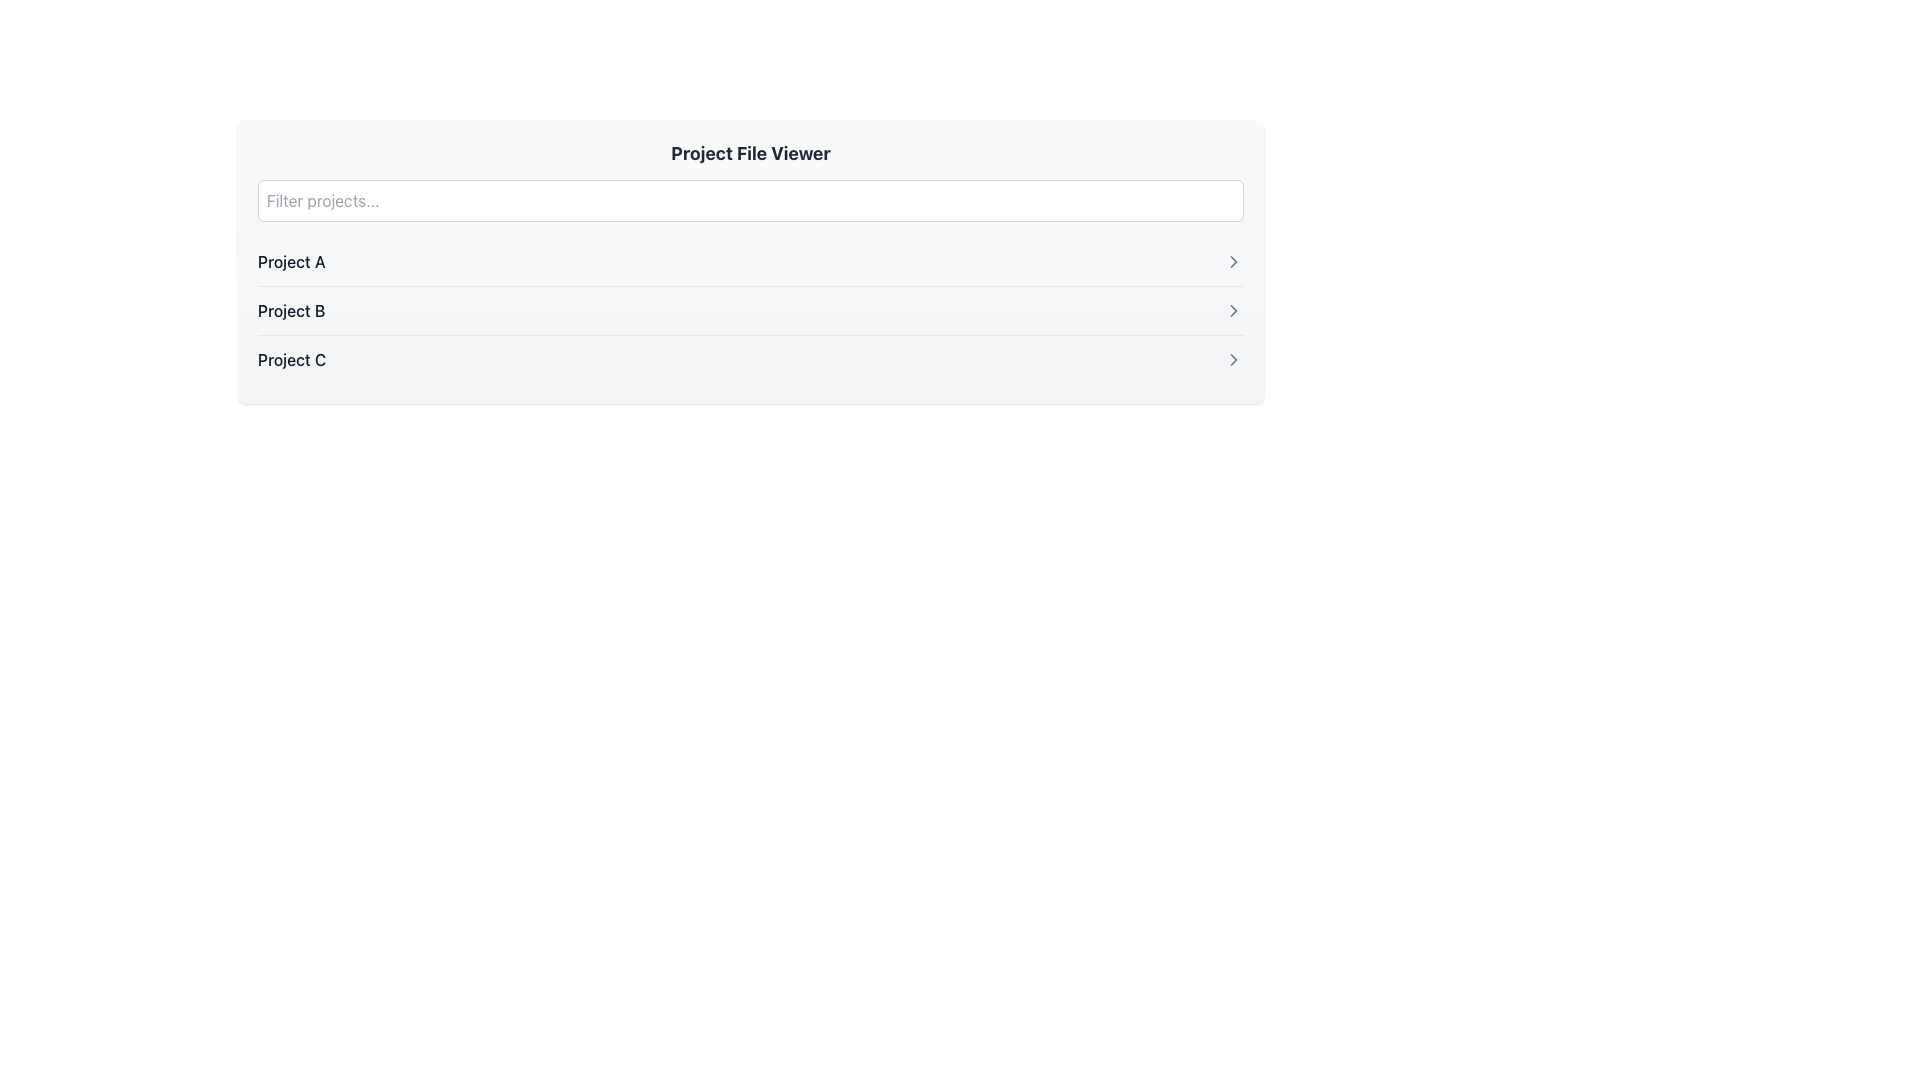 This screenshot has width=1920, height=1080. Describe the element at coordinates (749, 261) in the screenshot. I see `the first list item for 'Project A'` at that location.